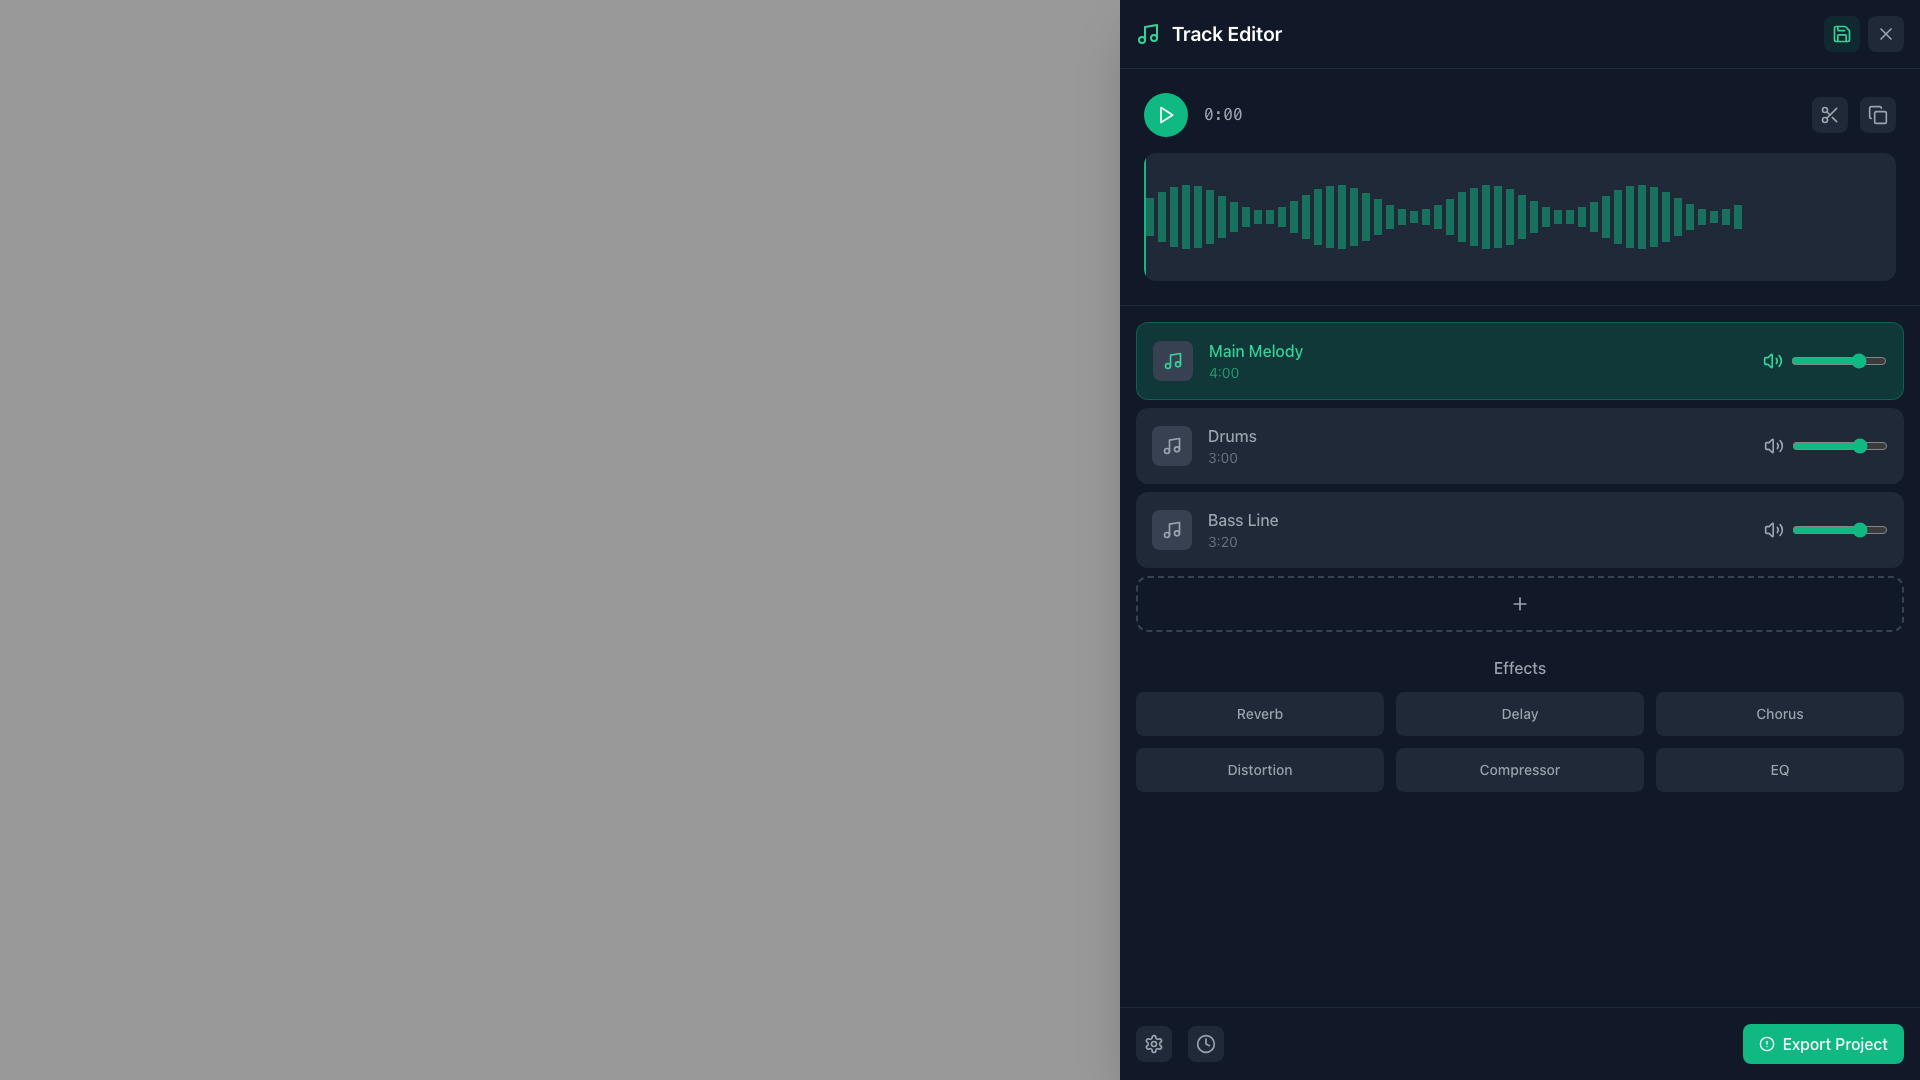  I want to click on the 23rd waveform bar, a vertical rectangle with a translucent emerald green color, so click(1400, 216).